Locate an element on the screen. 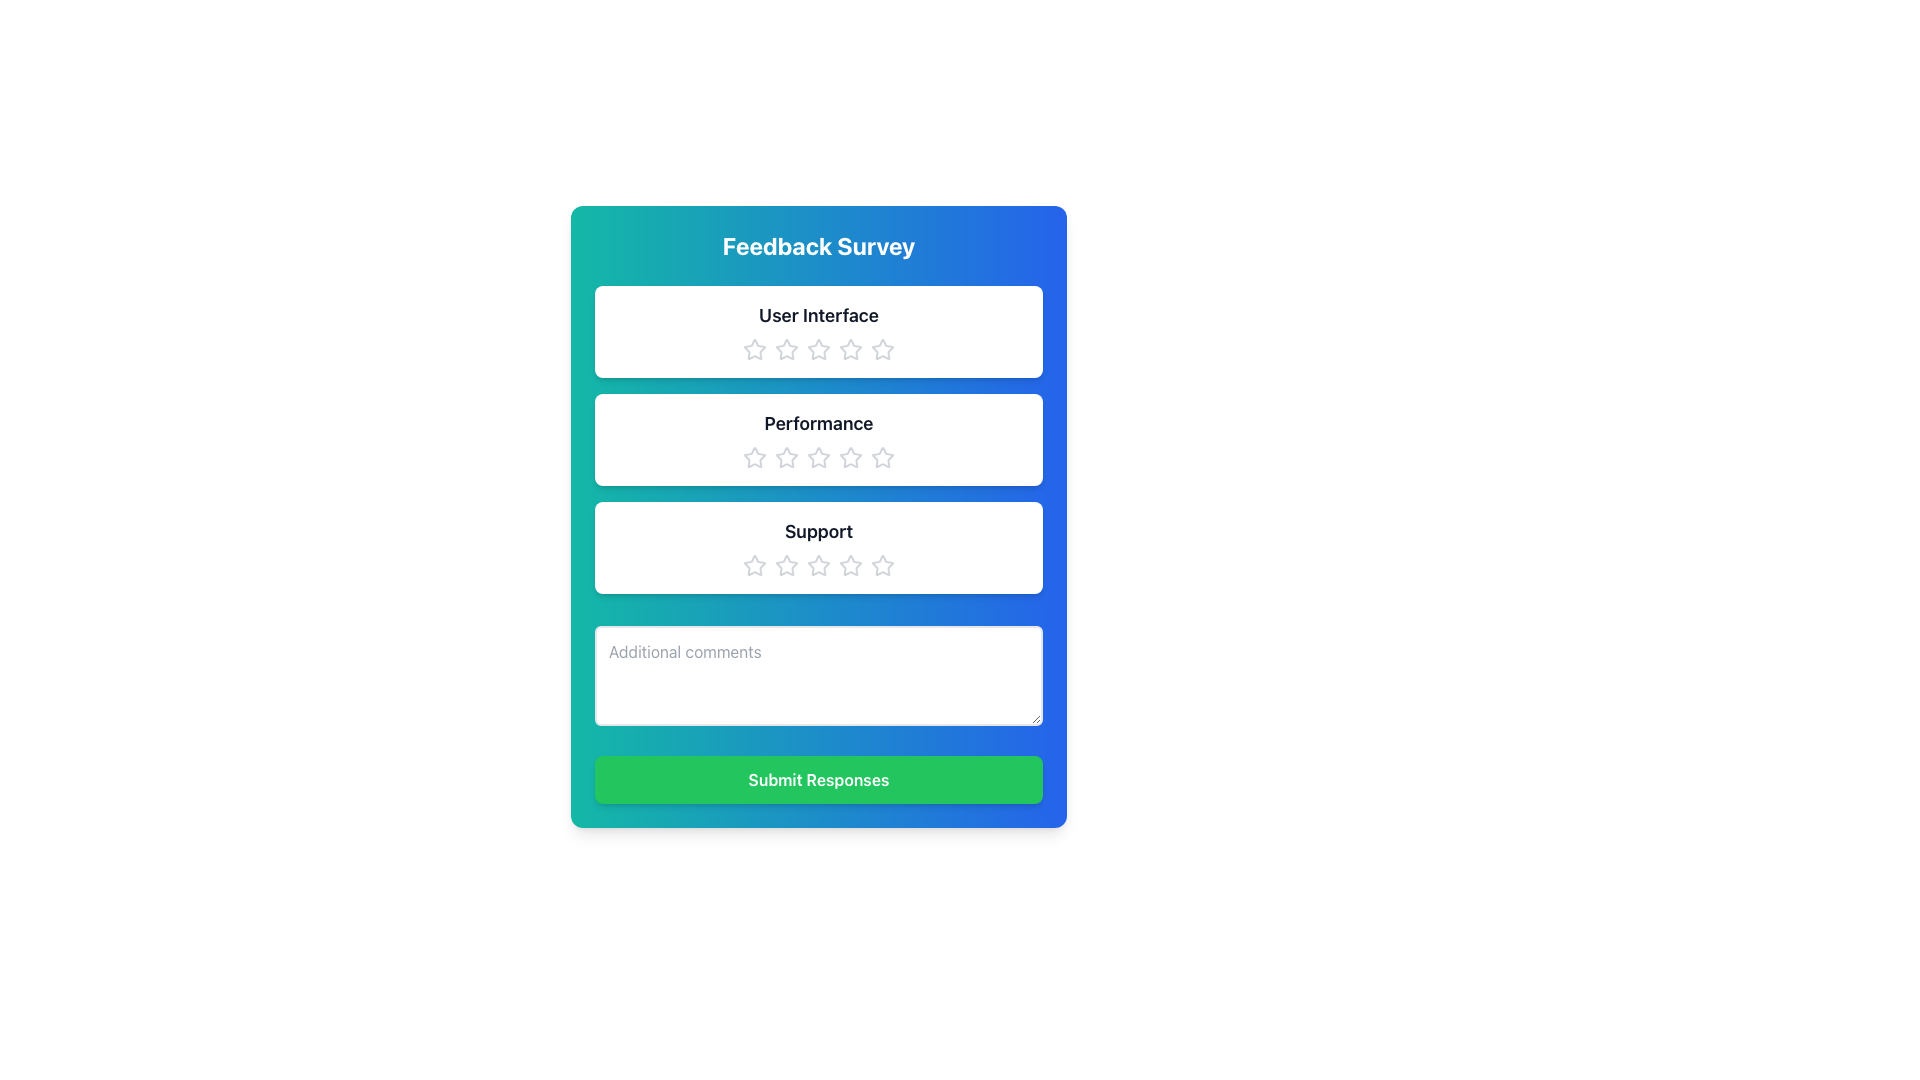  the fourth rating star in the 'Performance' section is located at coordinates (850, 458).